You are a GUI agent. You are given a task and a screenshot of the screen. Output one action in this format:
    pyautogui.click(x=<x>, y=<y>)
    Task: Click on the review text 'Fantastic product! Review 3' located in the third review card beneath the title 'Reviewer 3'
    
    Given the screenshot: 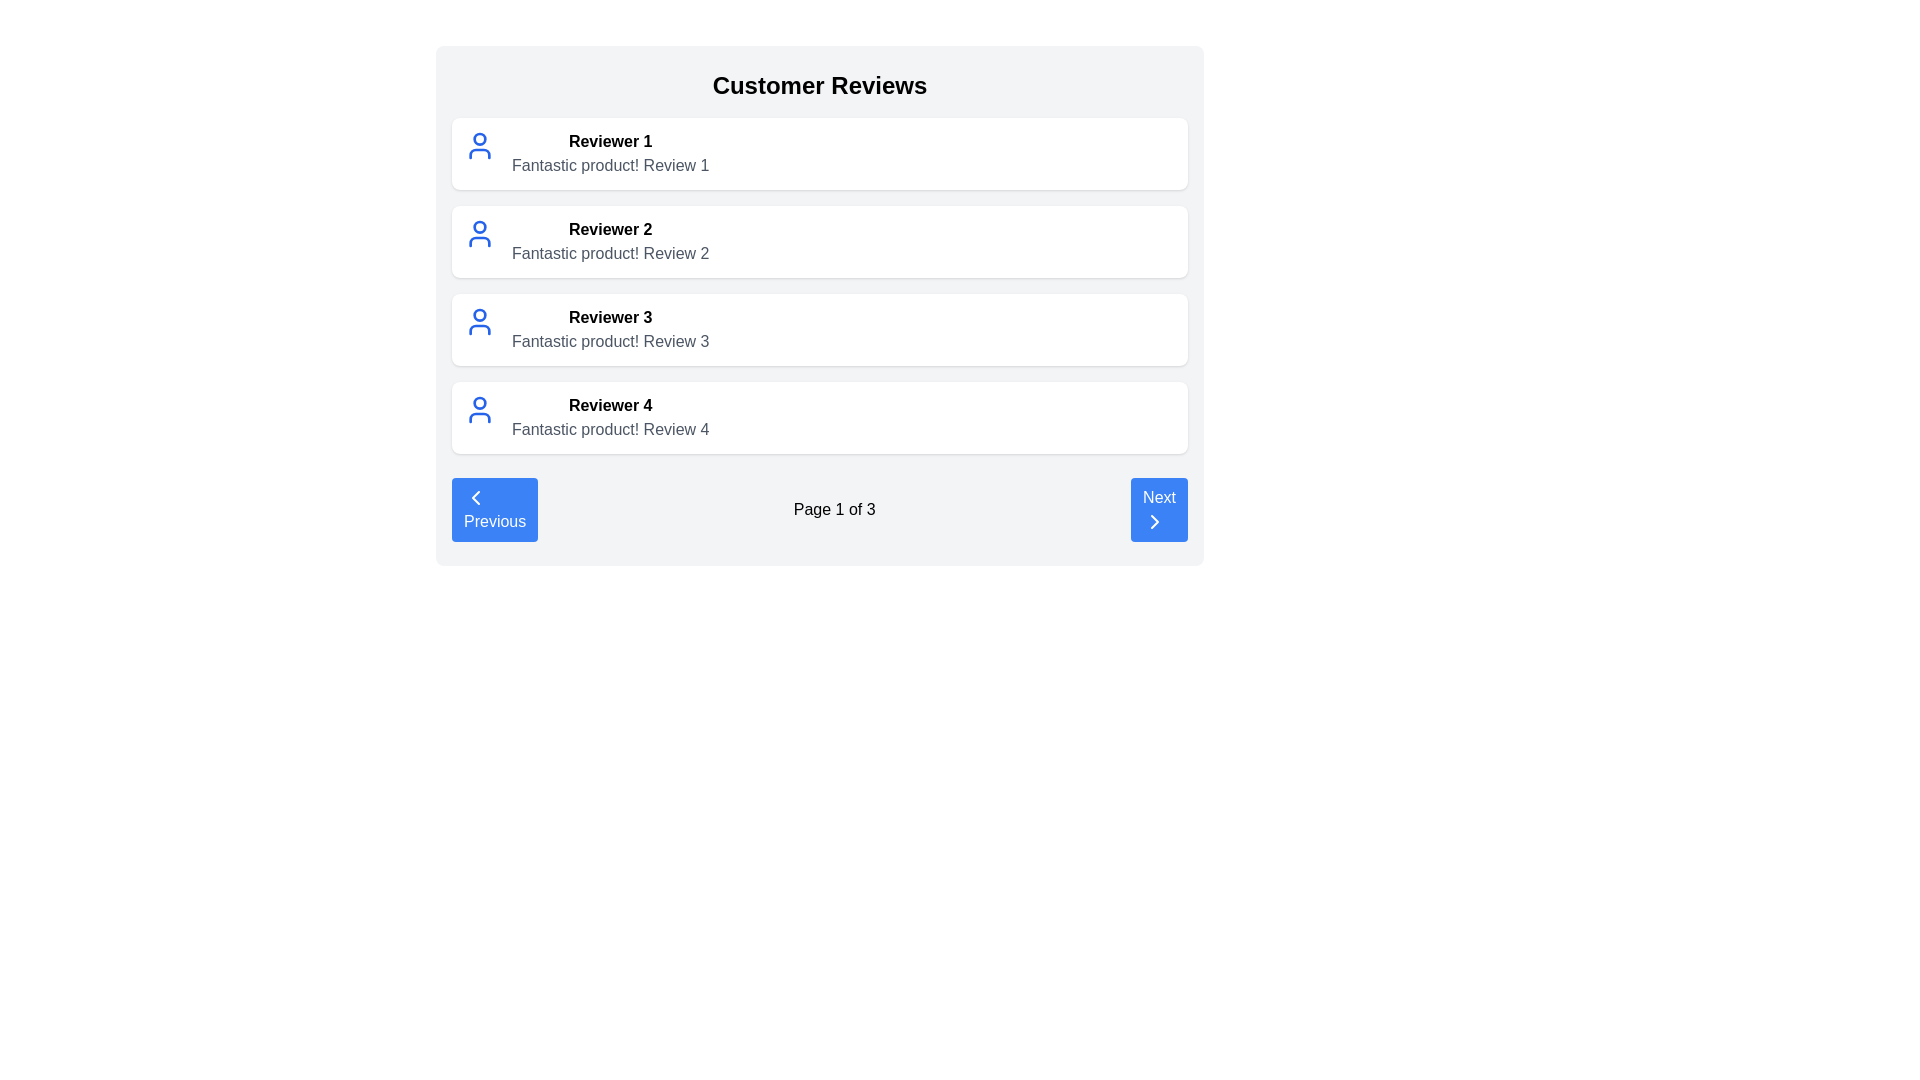 What is the action you would take?
    pyautogui.click(x=609, y=329)
    